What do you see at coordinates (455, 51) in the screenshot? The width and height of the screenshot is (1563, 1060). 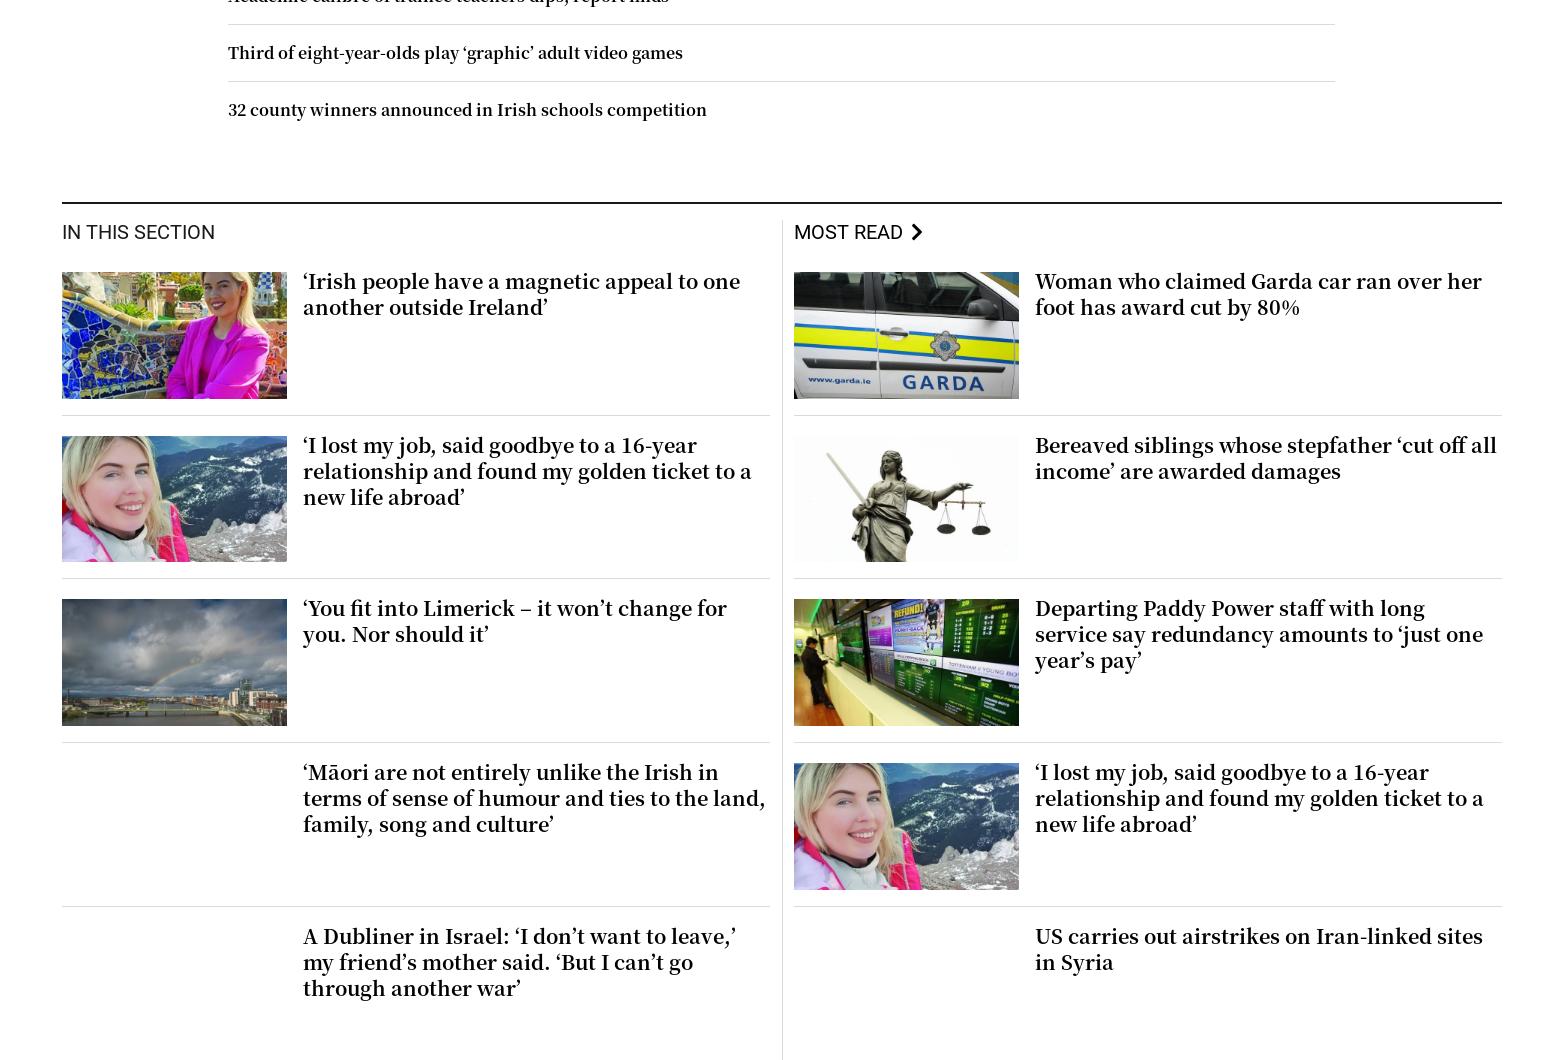 I see `'Third of eight-year-olds play ‘graphic’ adult video games'` at bounding box center [455, 51].